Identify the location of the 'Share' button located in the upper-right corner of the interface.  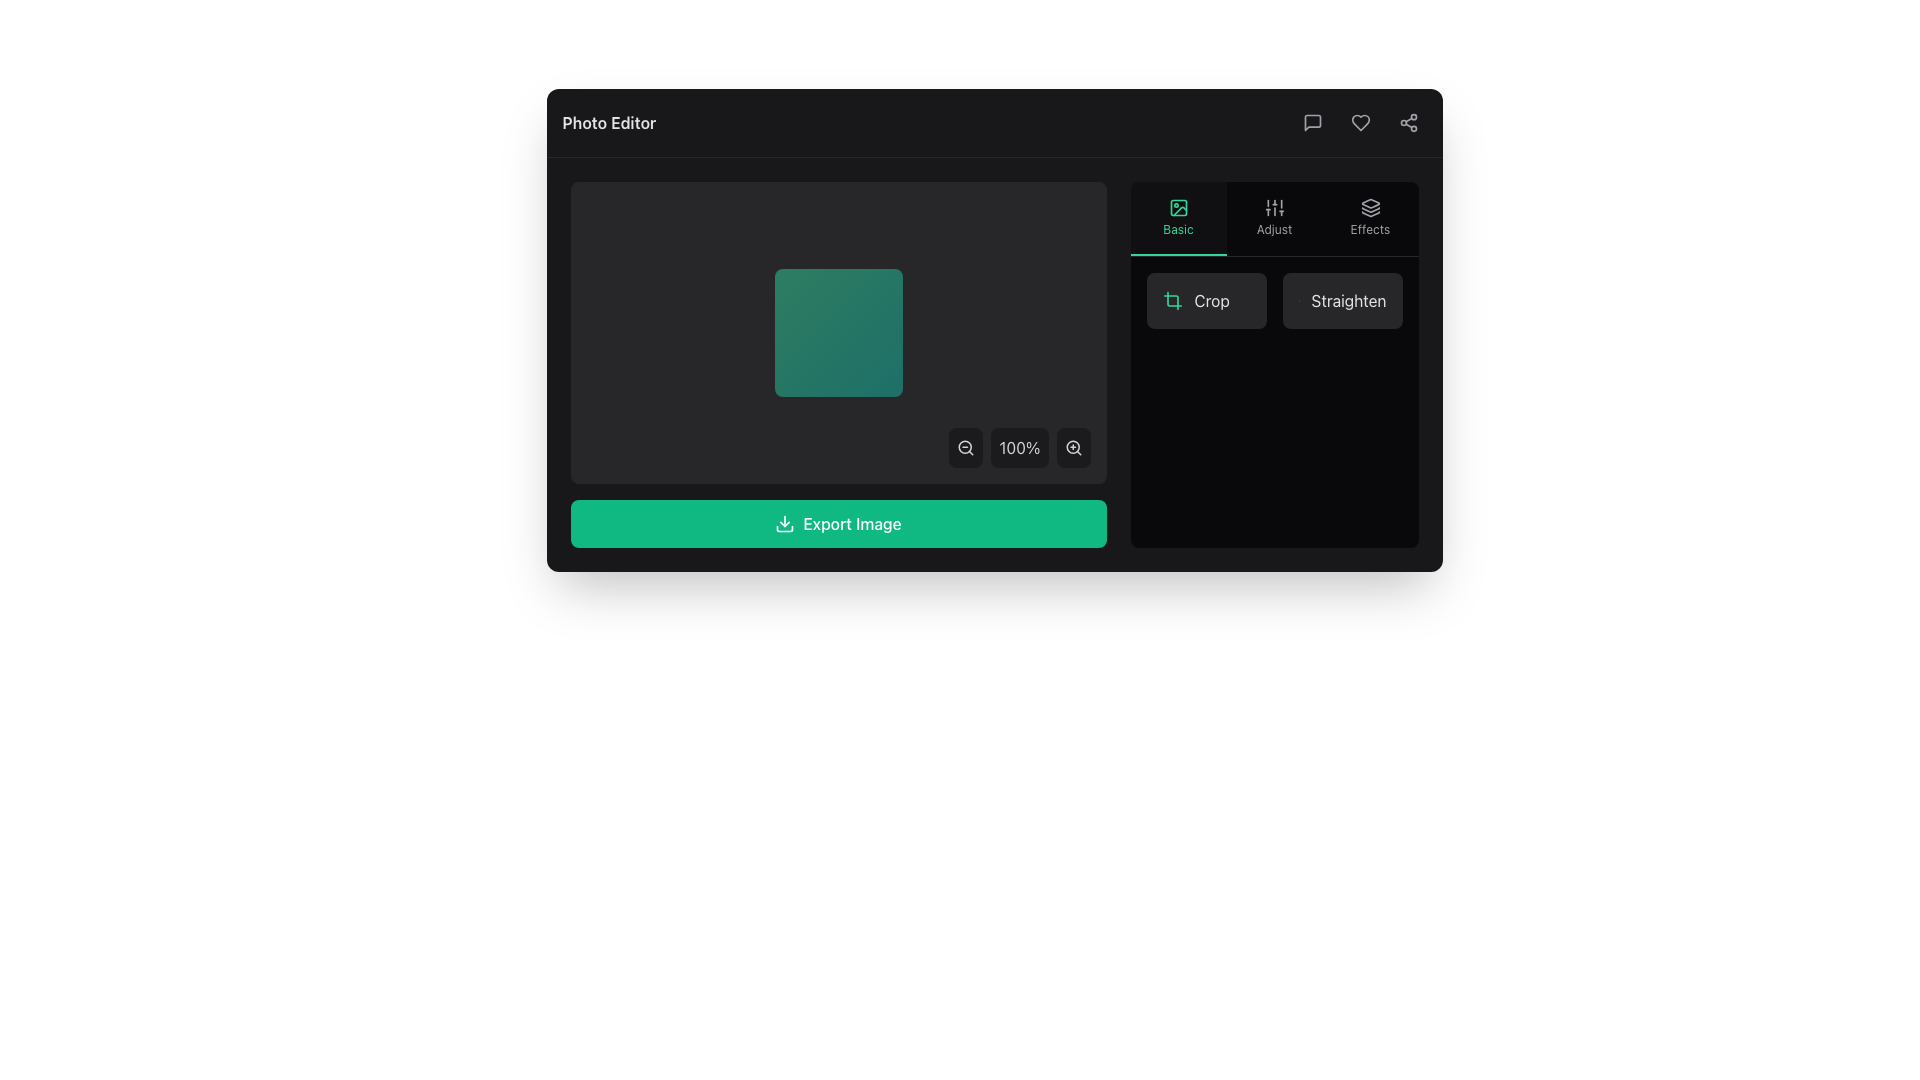
(1407, 123).